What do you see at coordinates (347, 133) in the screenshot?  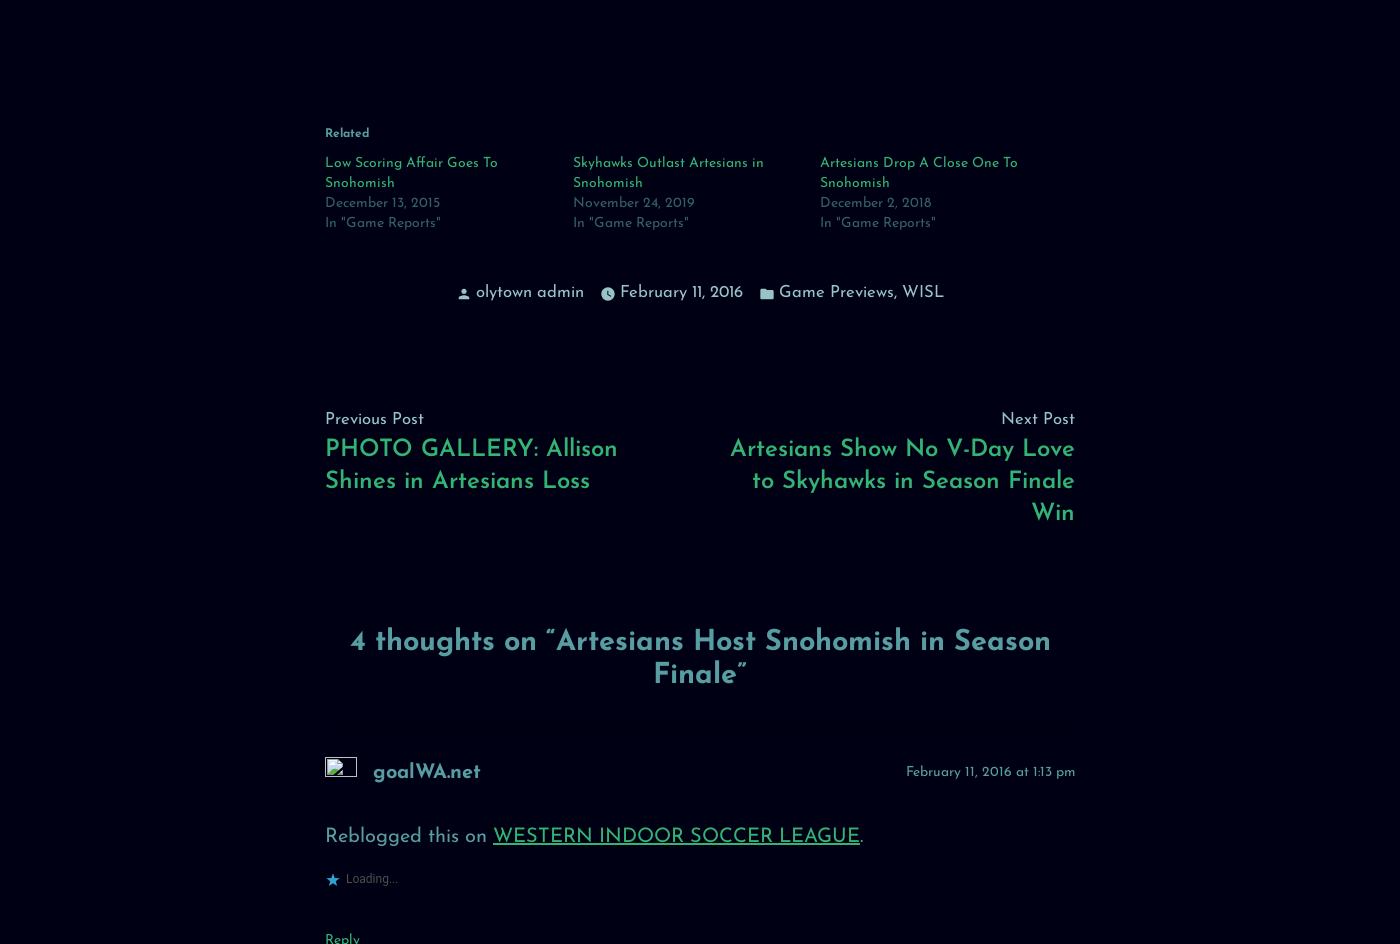 I see `'Related'` at bounding box center [347, 133].